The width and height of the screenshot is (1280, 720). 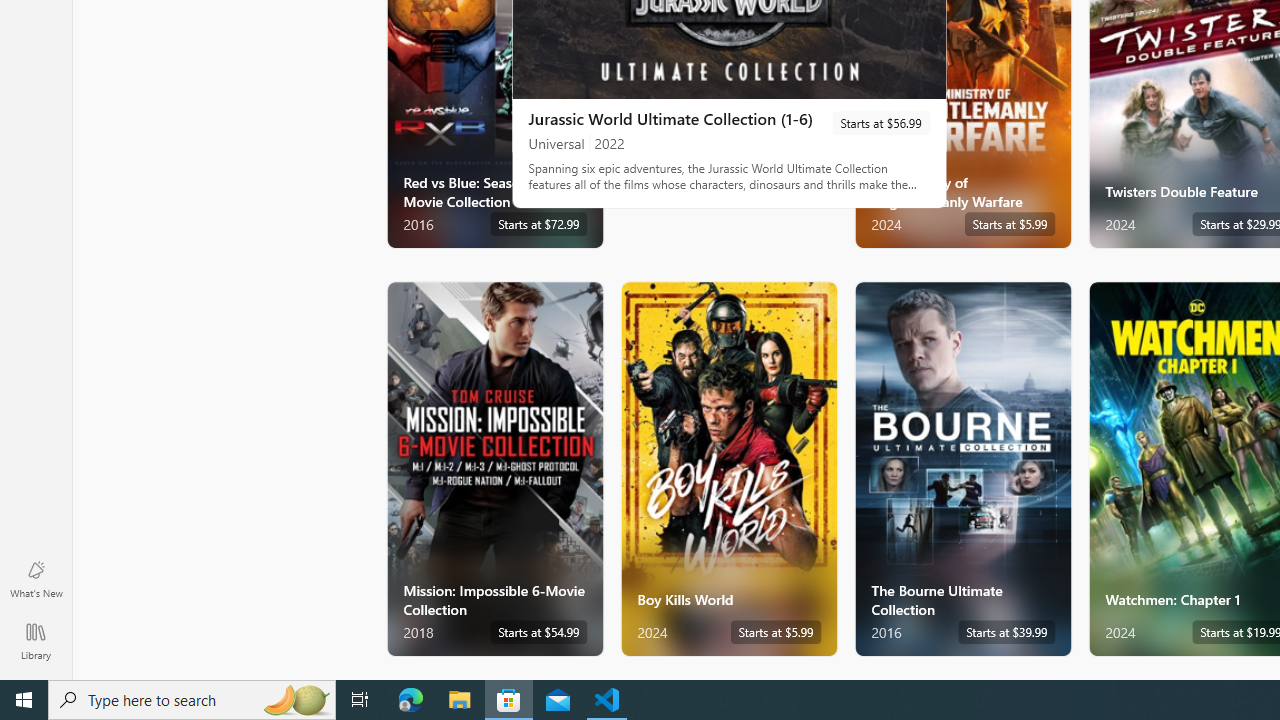 I want to click on 'Library', so click(x=35, y=640).